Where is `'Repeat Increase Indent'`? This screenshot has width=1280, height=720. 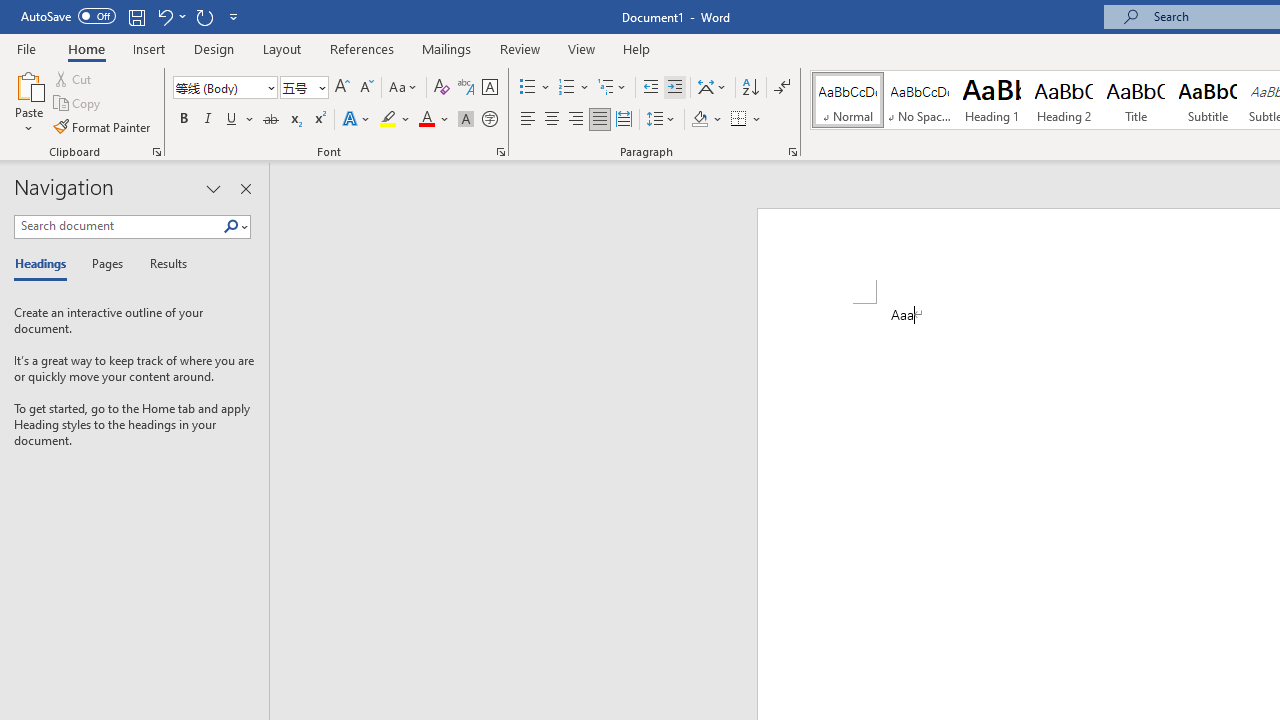 'Repeat Increase Indent' is located at coordinates (204, 16).